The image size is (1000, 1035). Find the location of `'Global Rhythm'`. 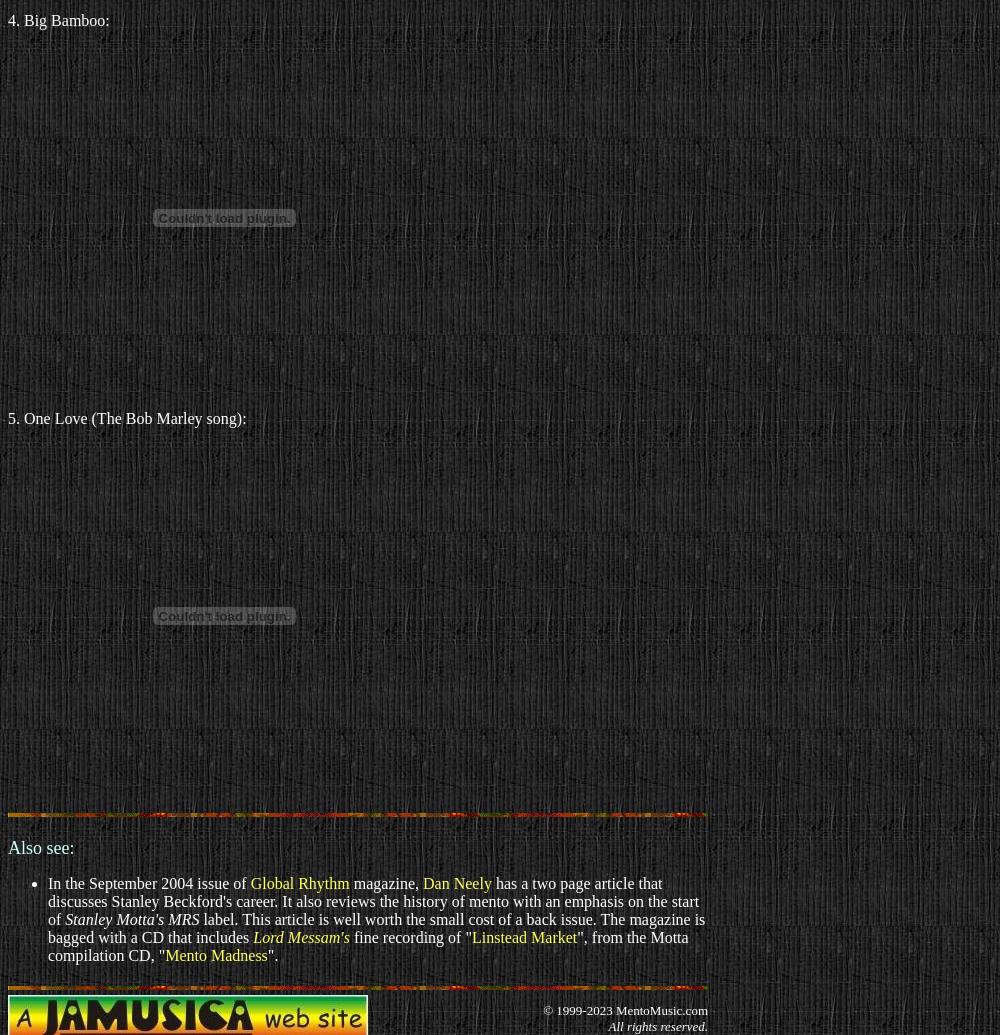

'Global Rhythm' is located at coordinates (299, 882).